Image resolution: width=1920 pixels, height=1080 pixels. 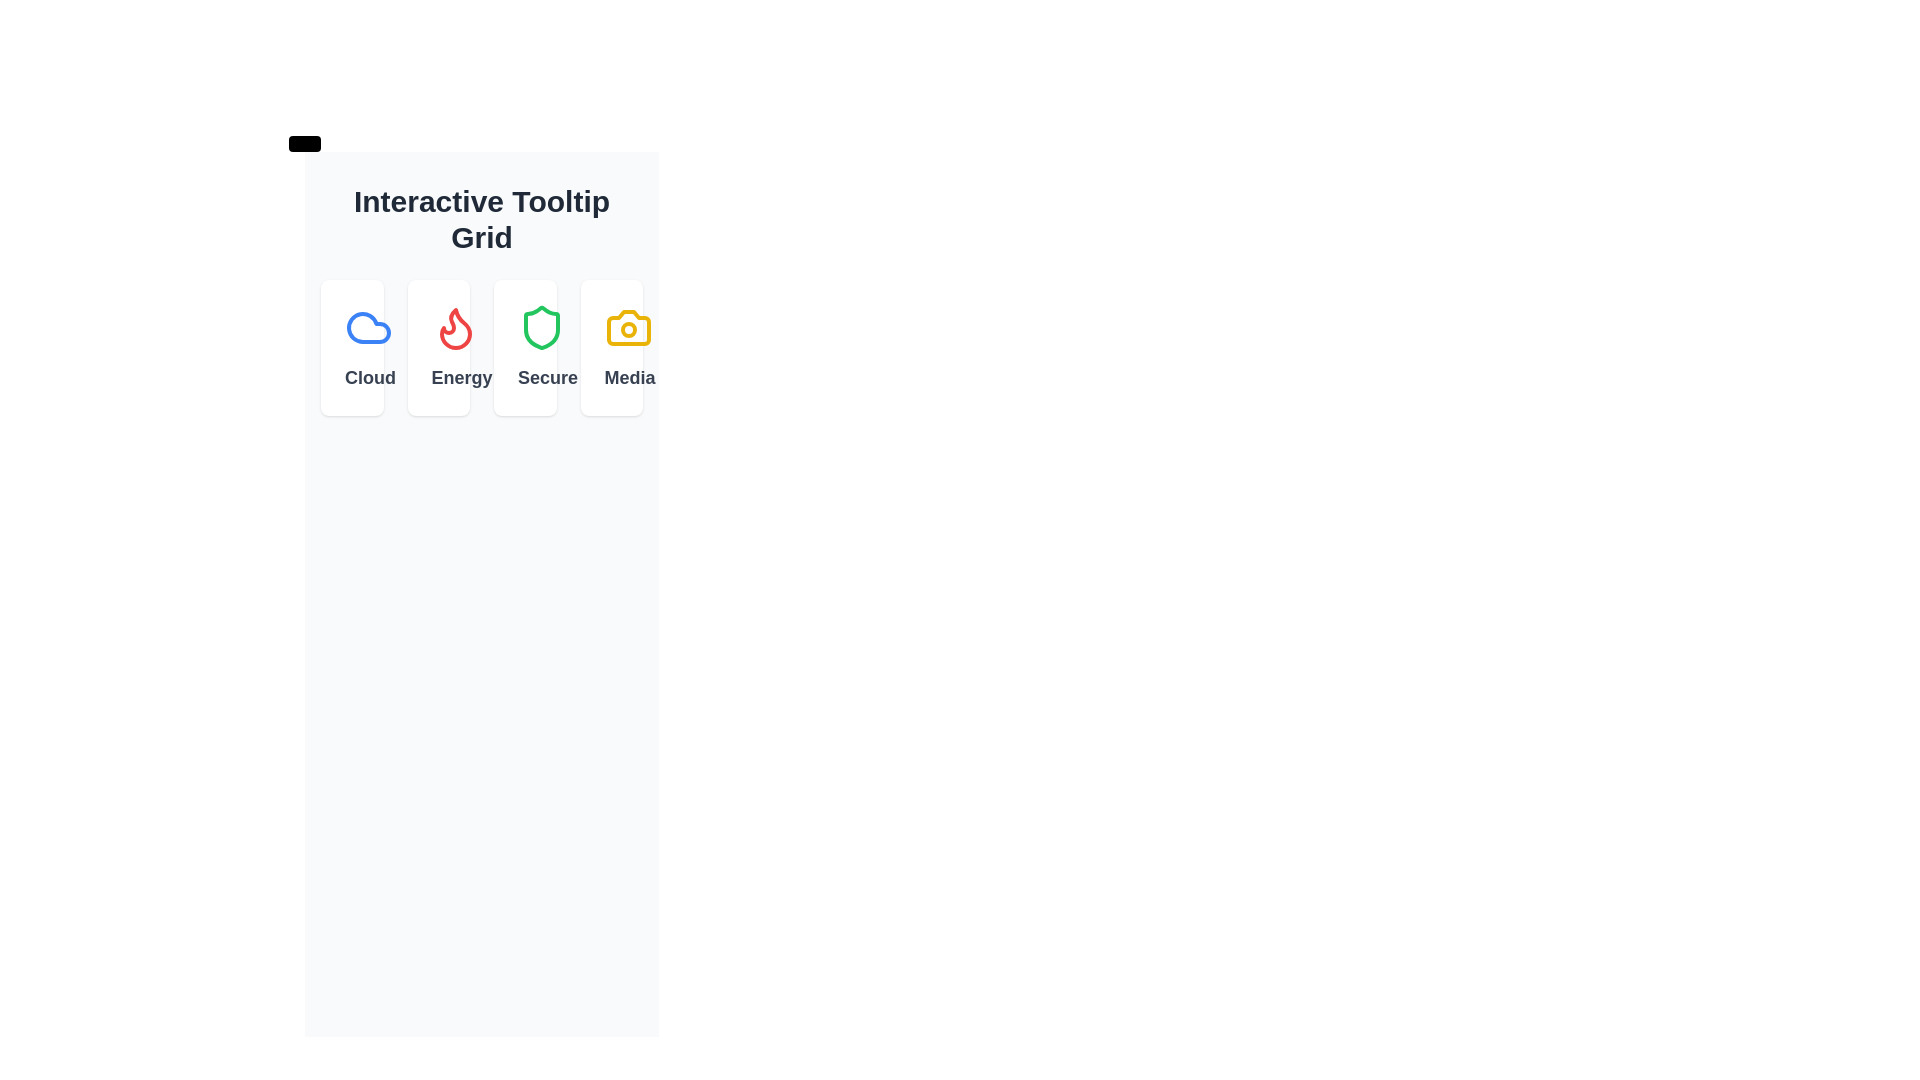 What do you see at coordinates (369, 326) in the screenshot?
I see `the blue cloud-shaped icon located in the top-left card of the grid layout` at bounding box center [369, 326].